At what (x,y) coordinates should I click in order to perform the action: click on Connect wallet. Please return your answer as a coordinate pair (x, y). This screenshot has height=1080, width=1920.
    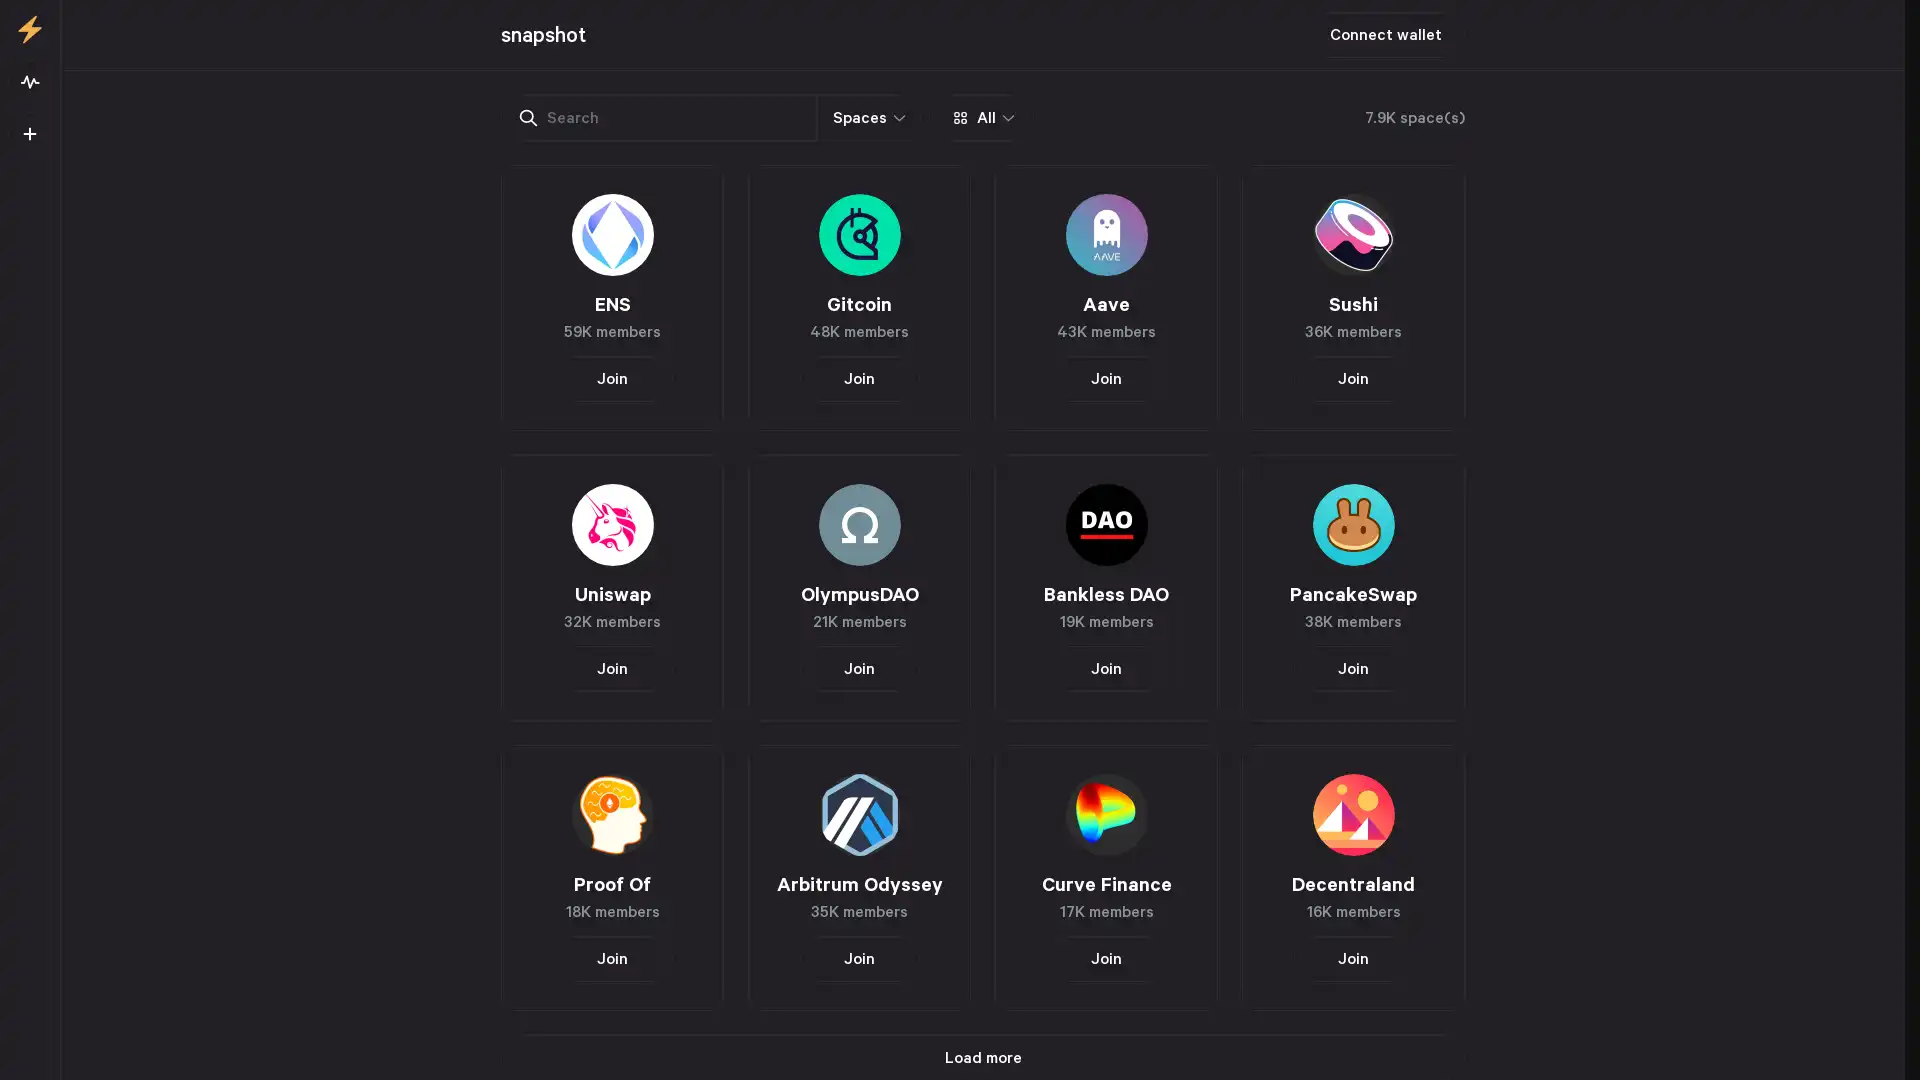
    Looking at the image, I should click on (1385, 34).